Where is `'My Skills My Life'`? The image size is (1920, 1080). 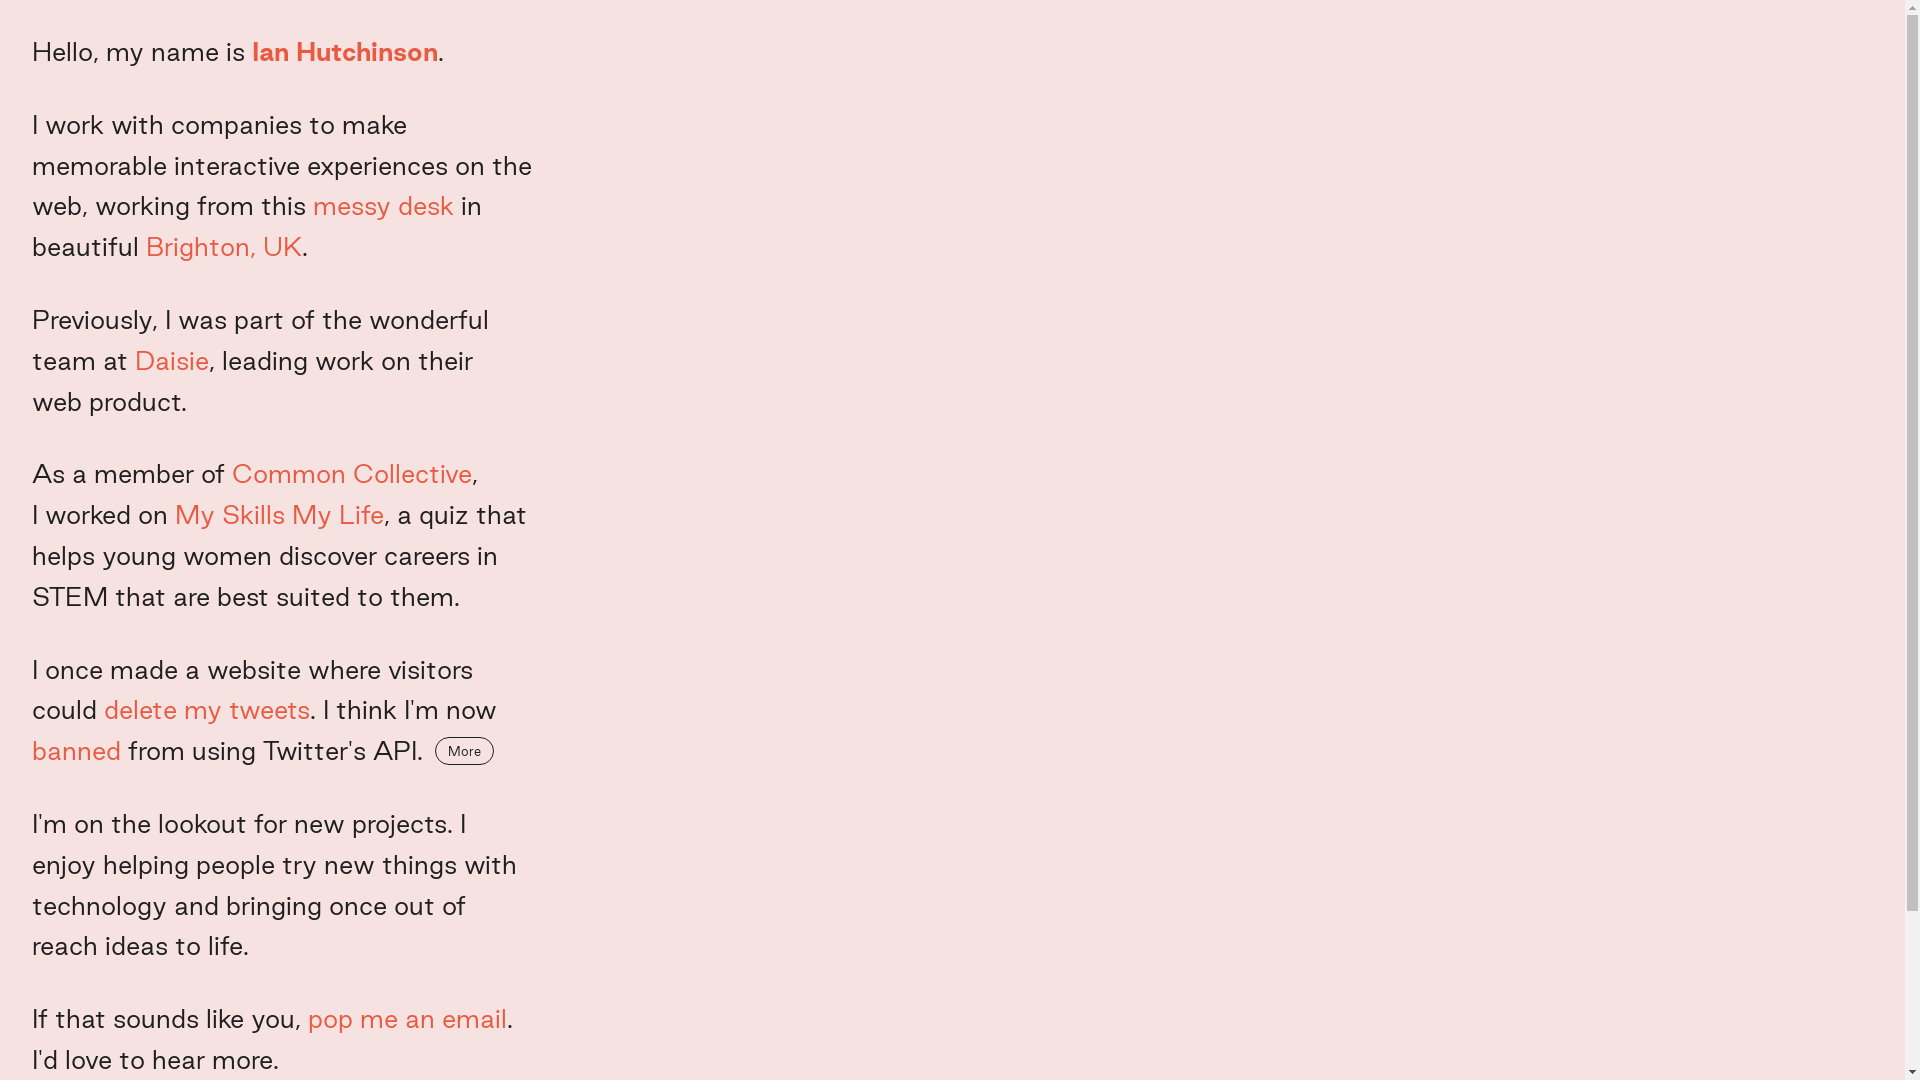
'My Skills My Life' is located at coordinates (278, 514).